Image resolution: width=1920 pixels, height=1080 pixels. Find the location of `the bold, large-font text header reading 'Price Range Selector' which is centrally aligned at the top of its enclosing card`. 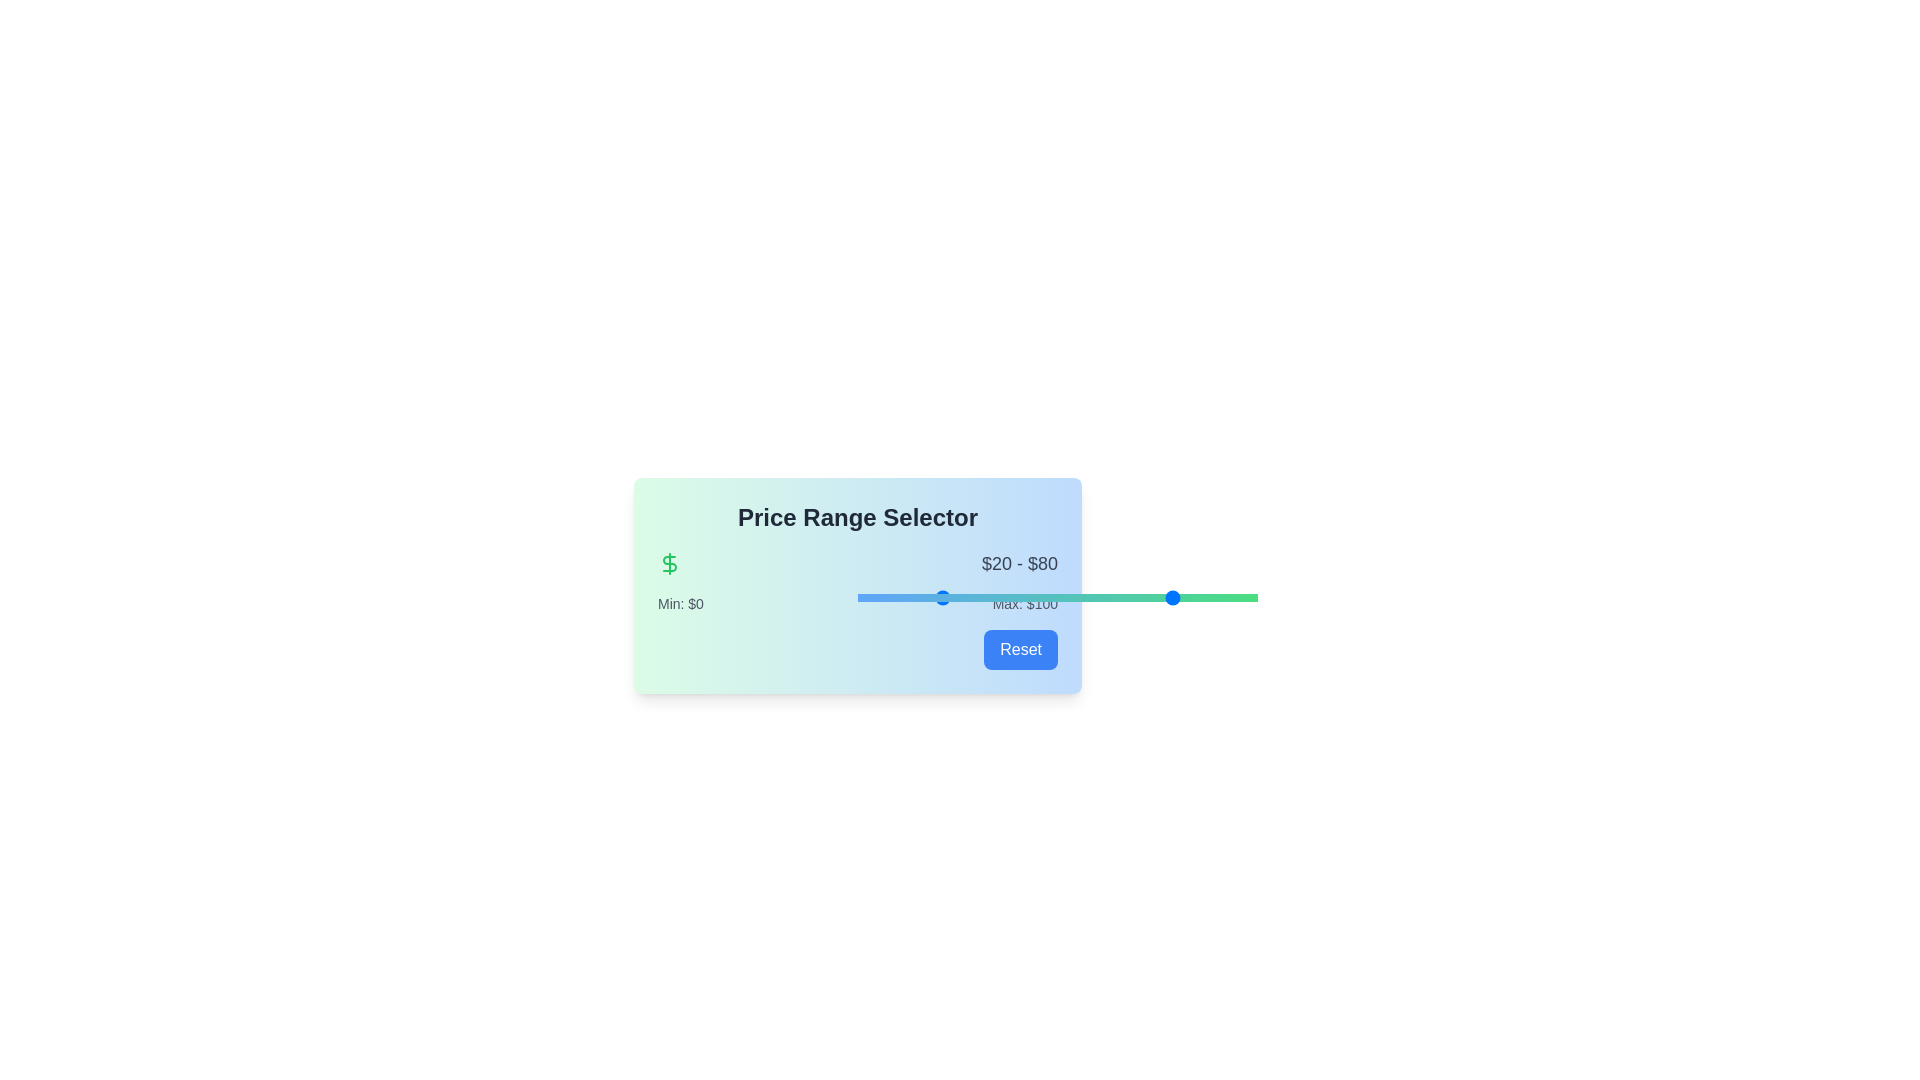

the bold, large-font text header reading 'Price Range Selector' which is centrally aligned at the top of its enclosing card is located at coordinates (858, 516).